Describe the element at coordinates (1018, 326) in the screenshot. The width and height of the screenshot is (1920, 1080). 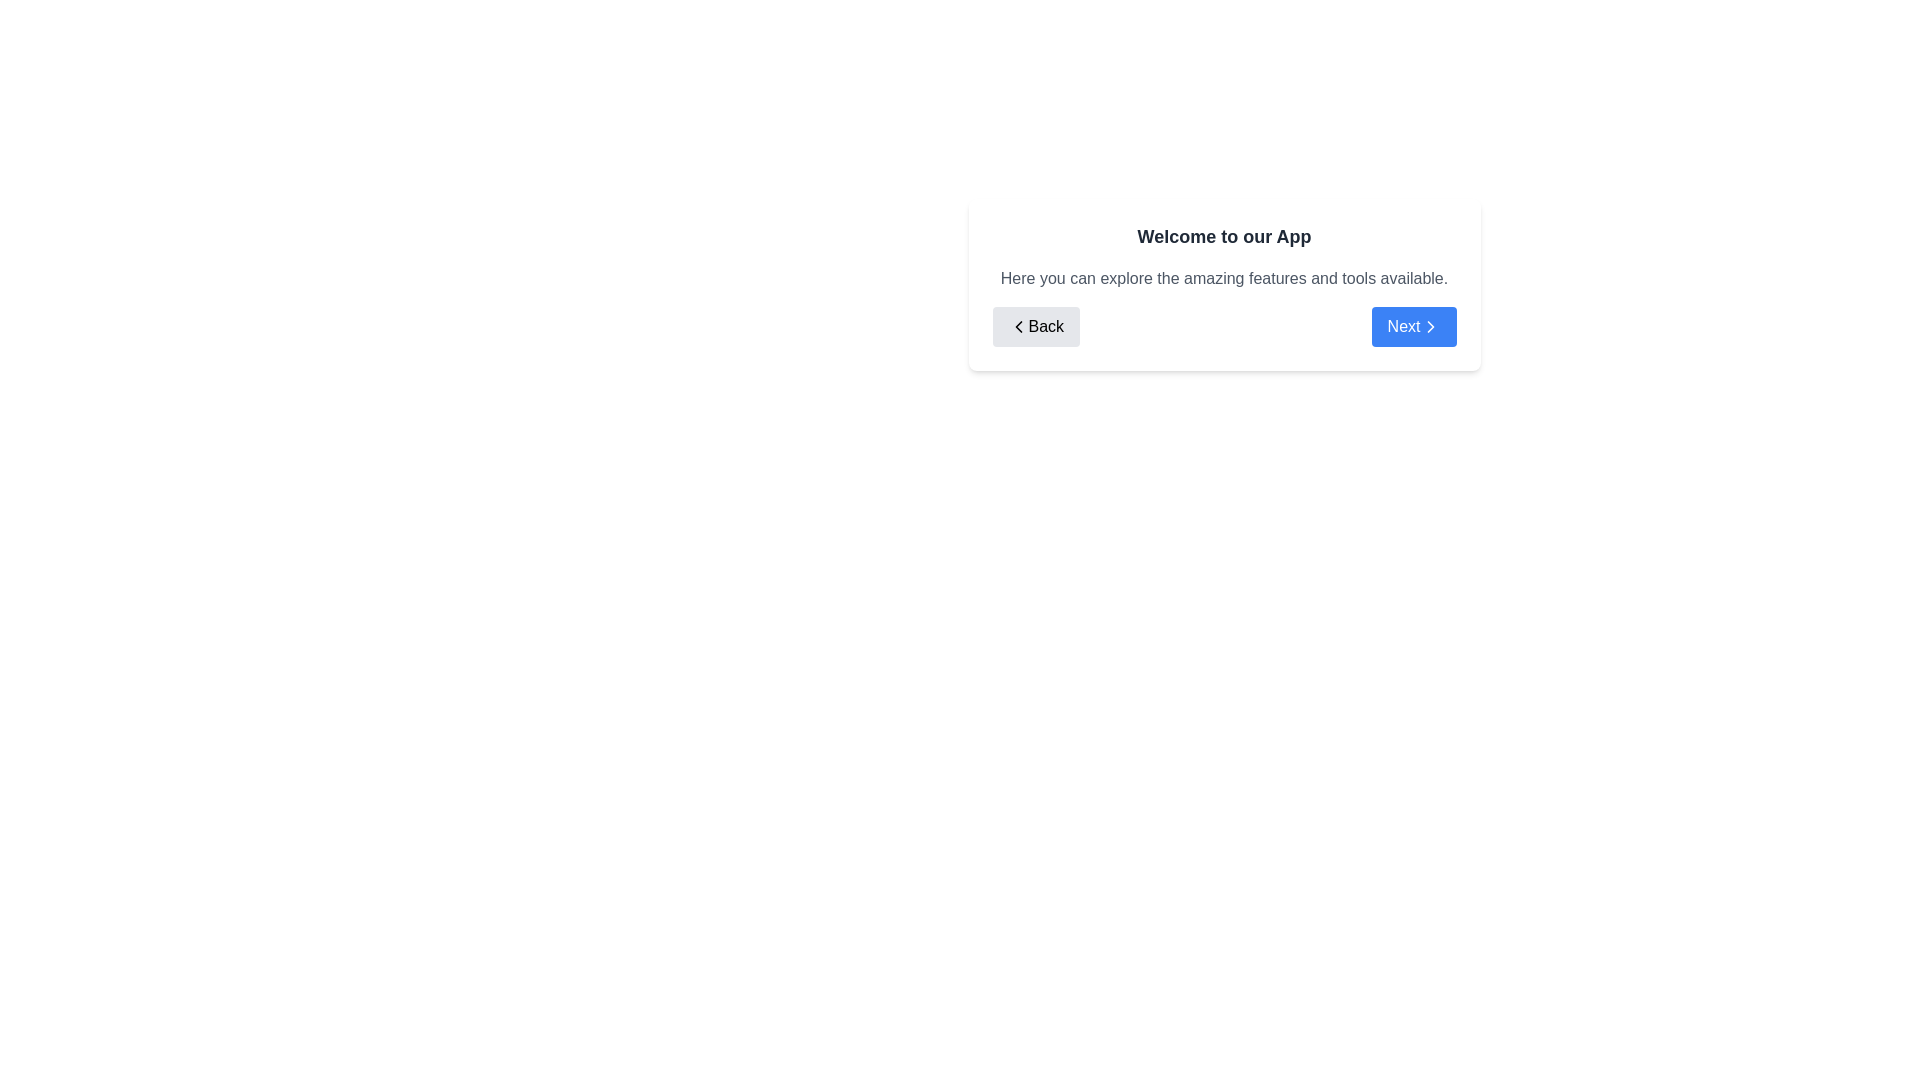
I see `the backward navigation icon located in the middle of the 'Back' button in the dialog box` at that location.